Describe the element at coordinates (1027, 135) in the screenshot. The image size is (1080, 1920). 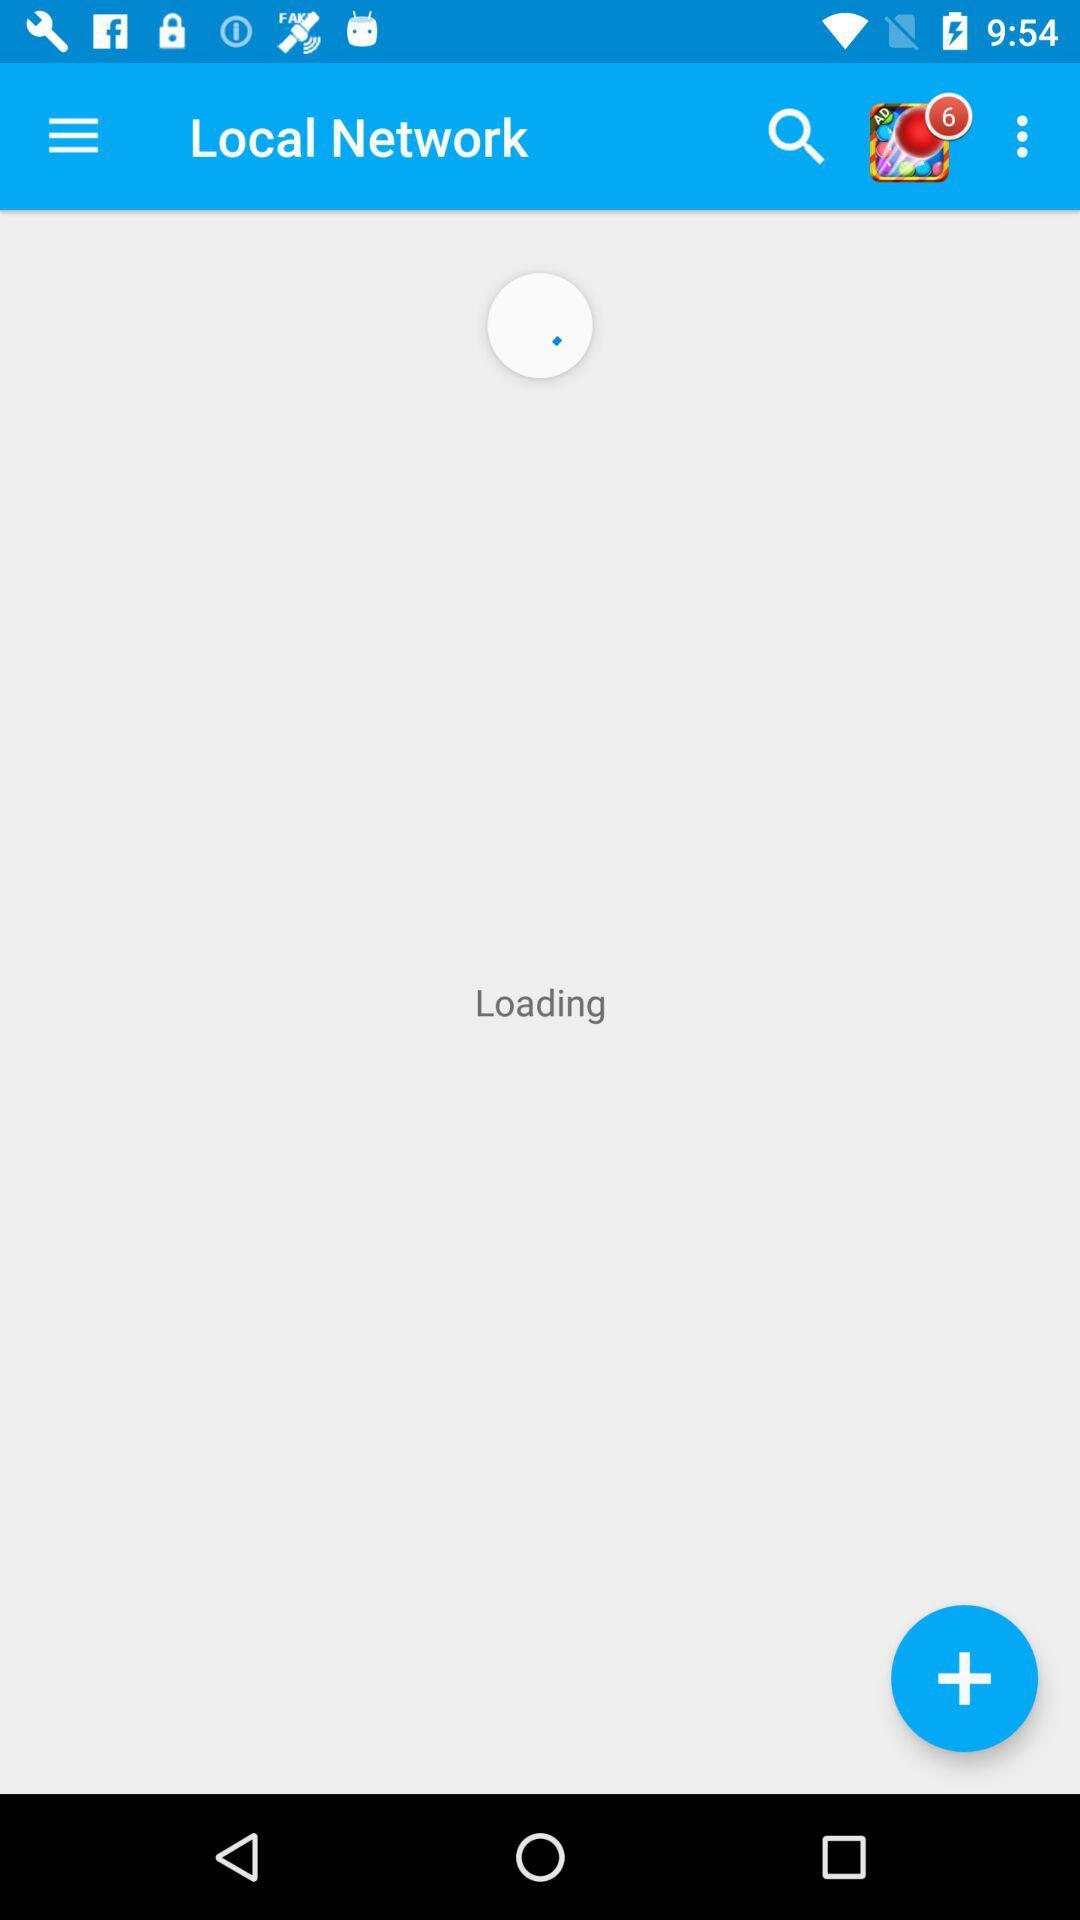
I see `the icon above loading icon` at that location.